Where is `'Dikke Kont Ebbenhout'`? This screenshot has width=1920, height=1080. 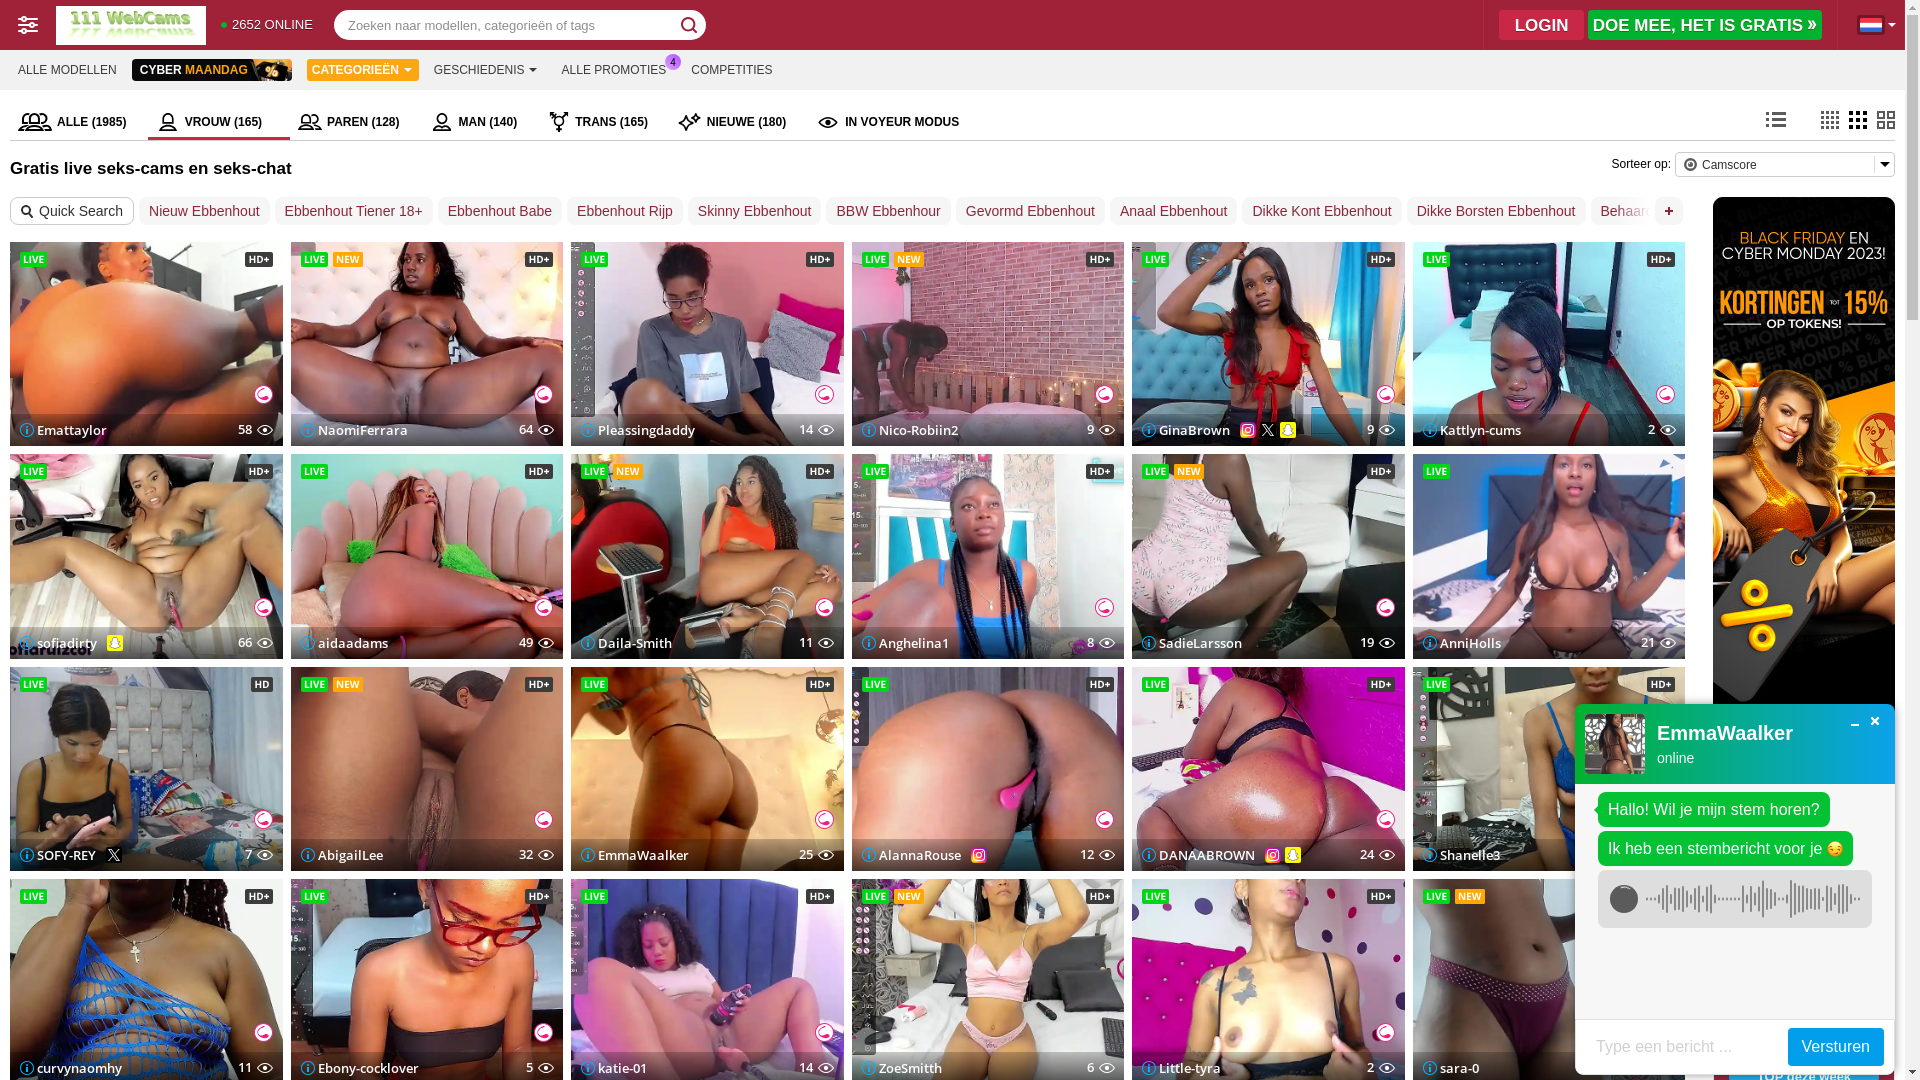 'Dikke Kont Ebbenhout' is located at coordinates (1321, 211).